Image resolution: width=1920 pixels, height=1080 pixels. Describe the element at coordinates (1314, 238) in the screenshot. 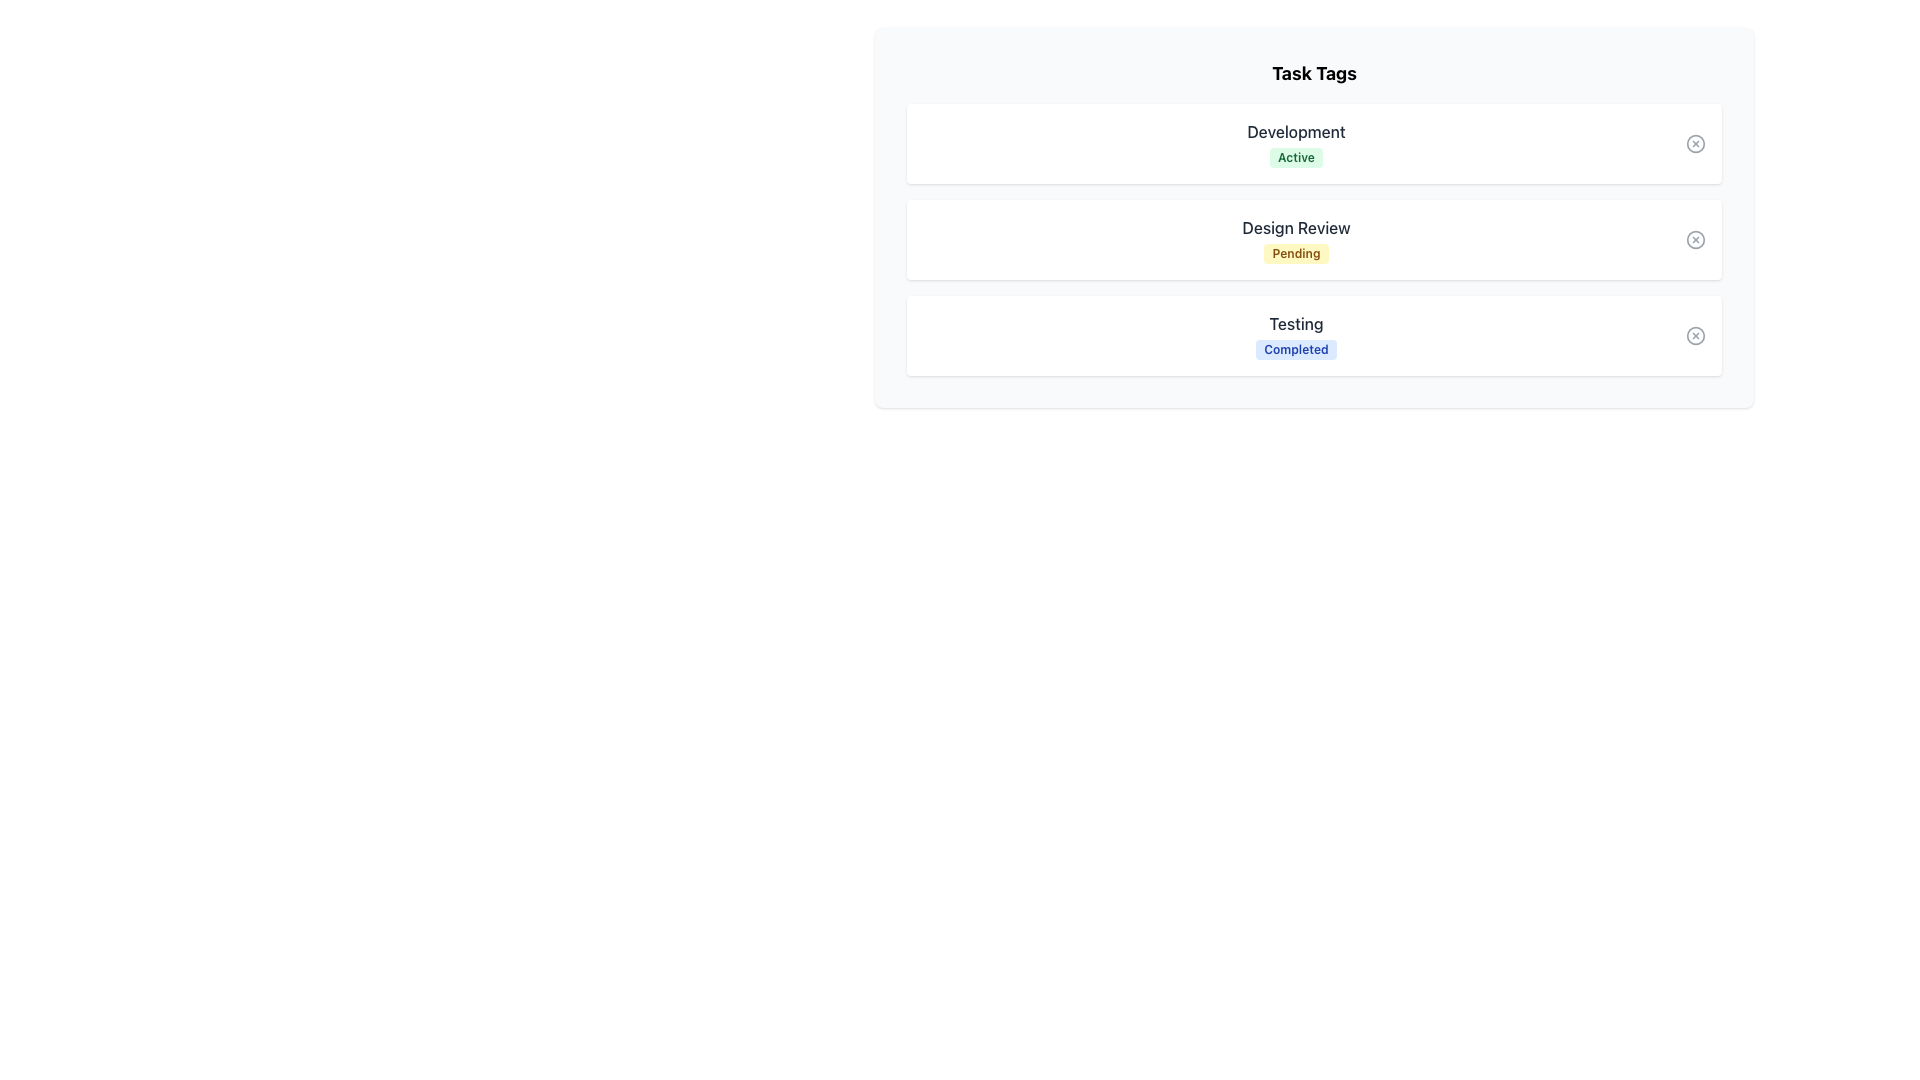

I see `the 'Design Review' task status row, which is labeled 'Pending' and has a yellow badge, located in the 'Task Tags' section` at that location.